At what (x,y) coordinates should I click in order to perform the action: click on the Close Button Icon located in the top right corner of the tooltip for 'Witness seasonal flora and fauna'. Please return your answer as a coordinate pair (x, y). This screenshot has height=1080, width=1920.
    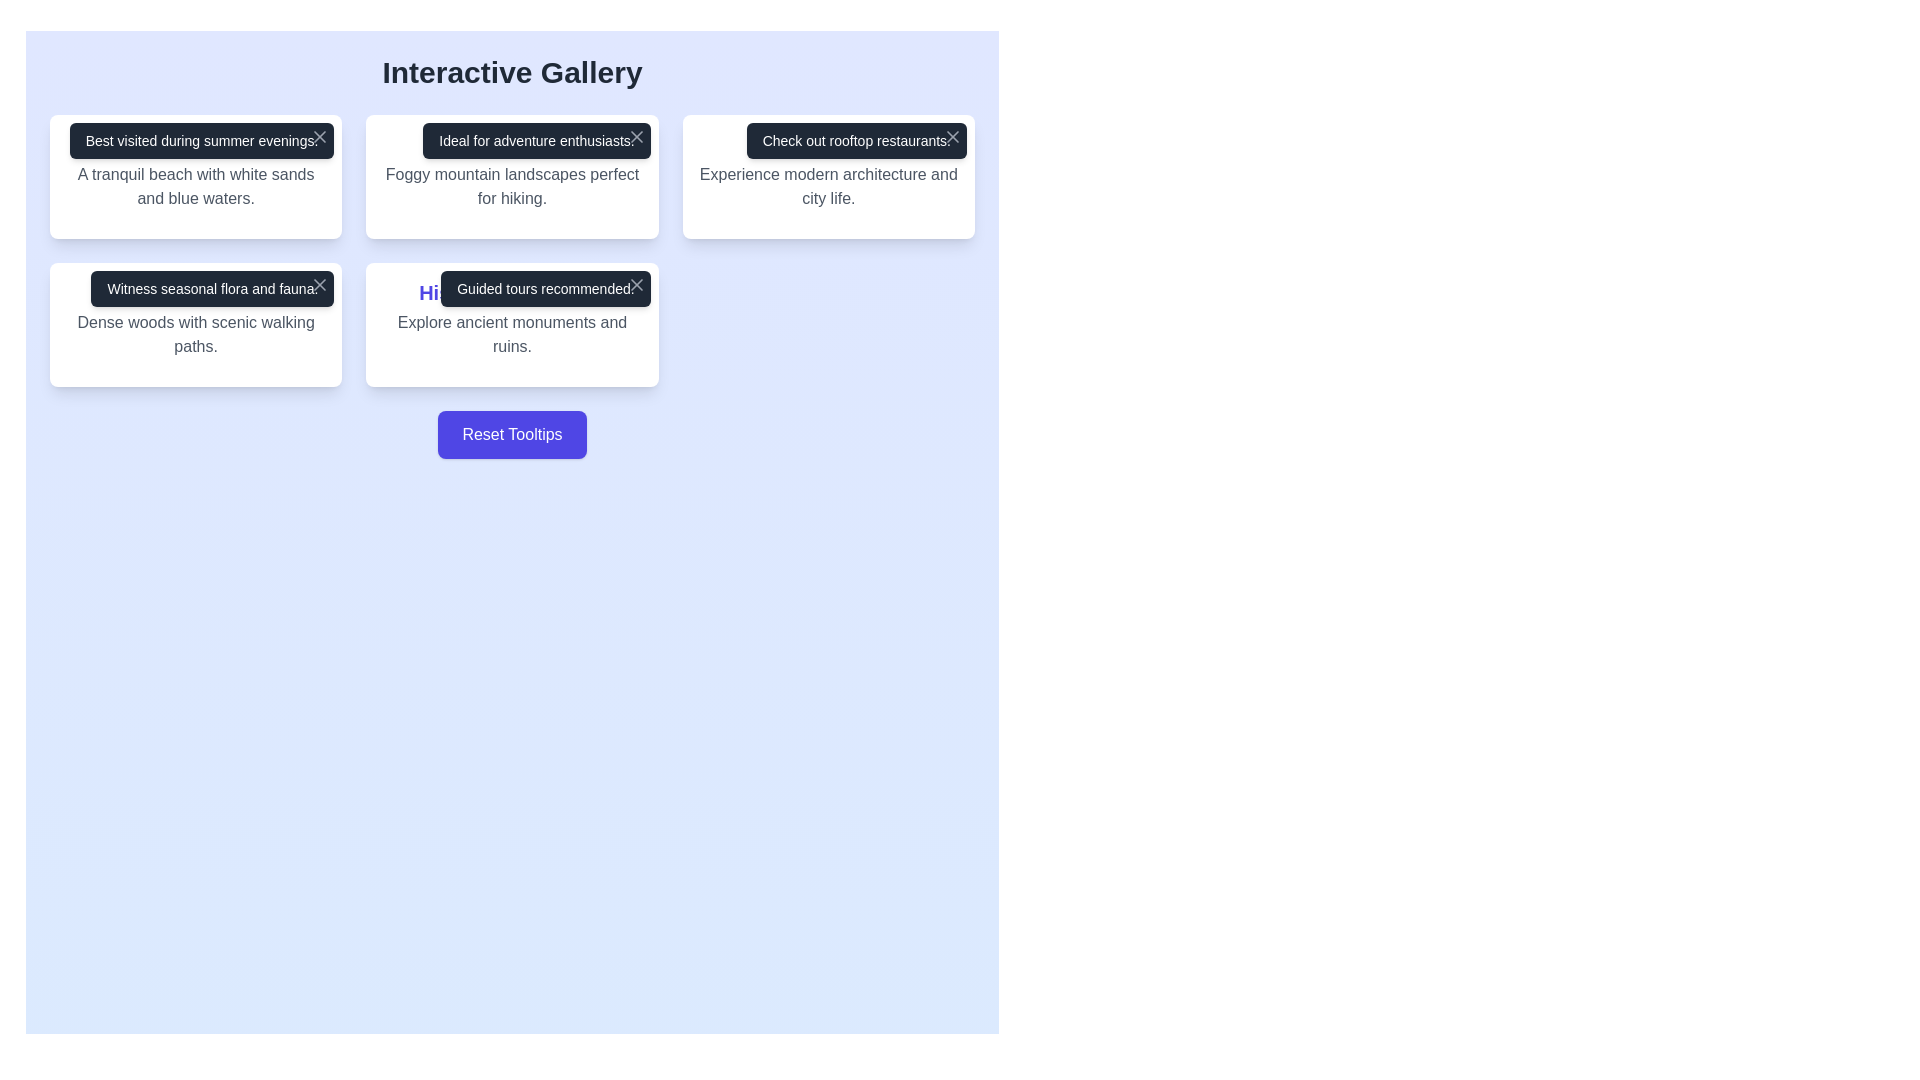
    Looking at the image, I should click on (320, 285).